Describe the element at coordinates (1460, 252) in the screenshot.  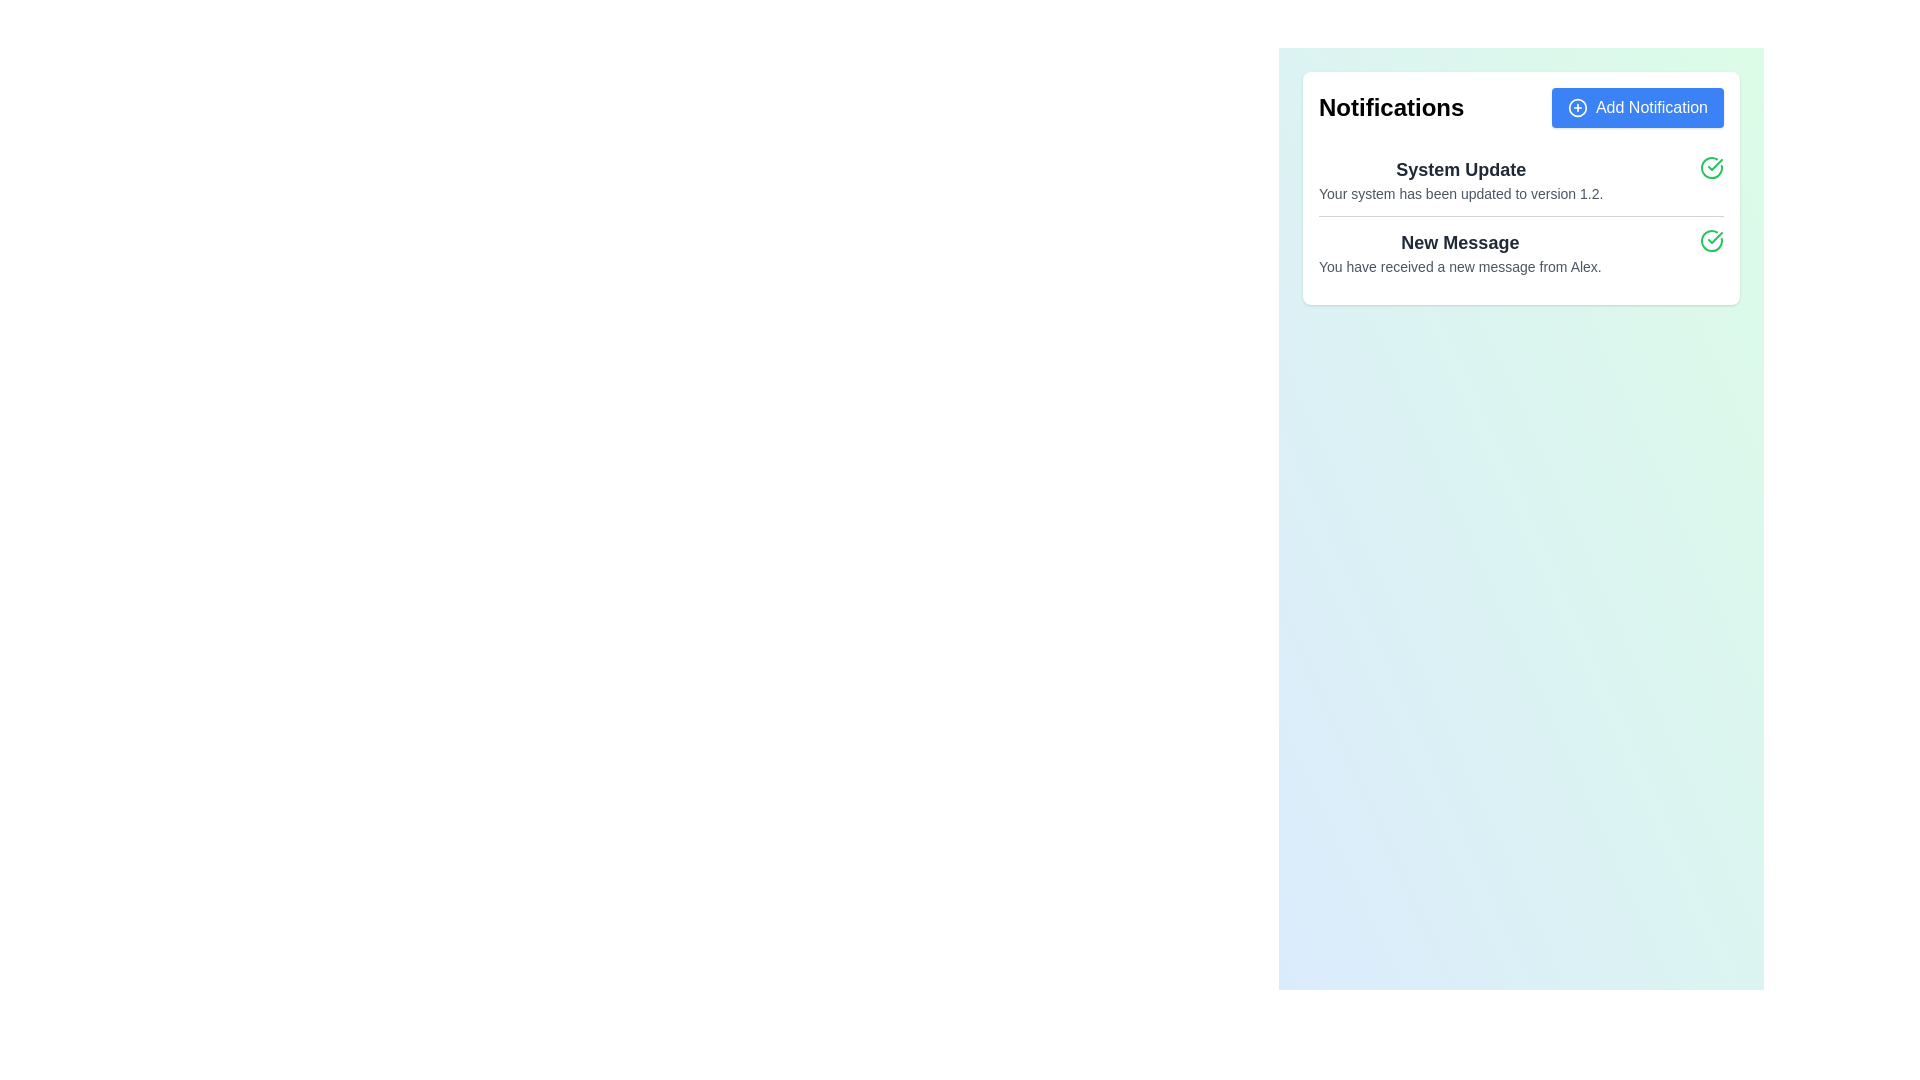
I see `the Informational Text Block that displays a new message received from Alex, located in the notification panel below the 'System Update' notification` at that location.